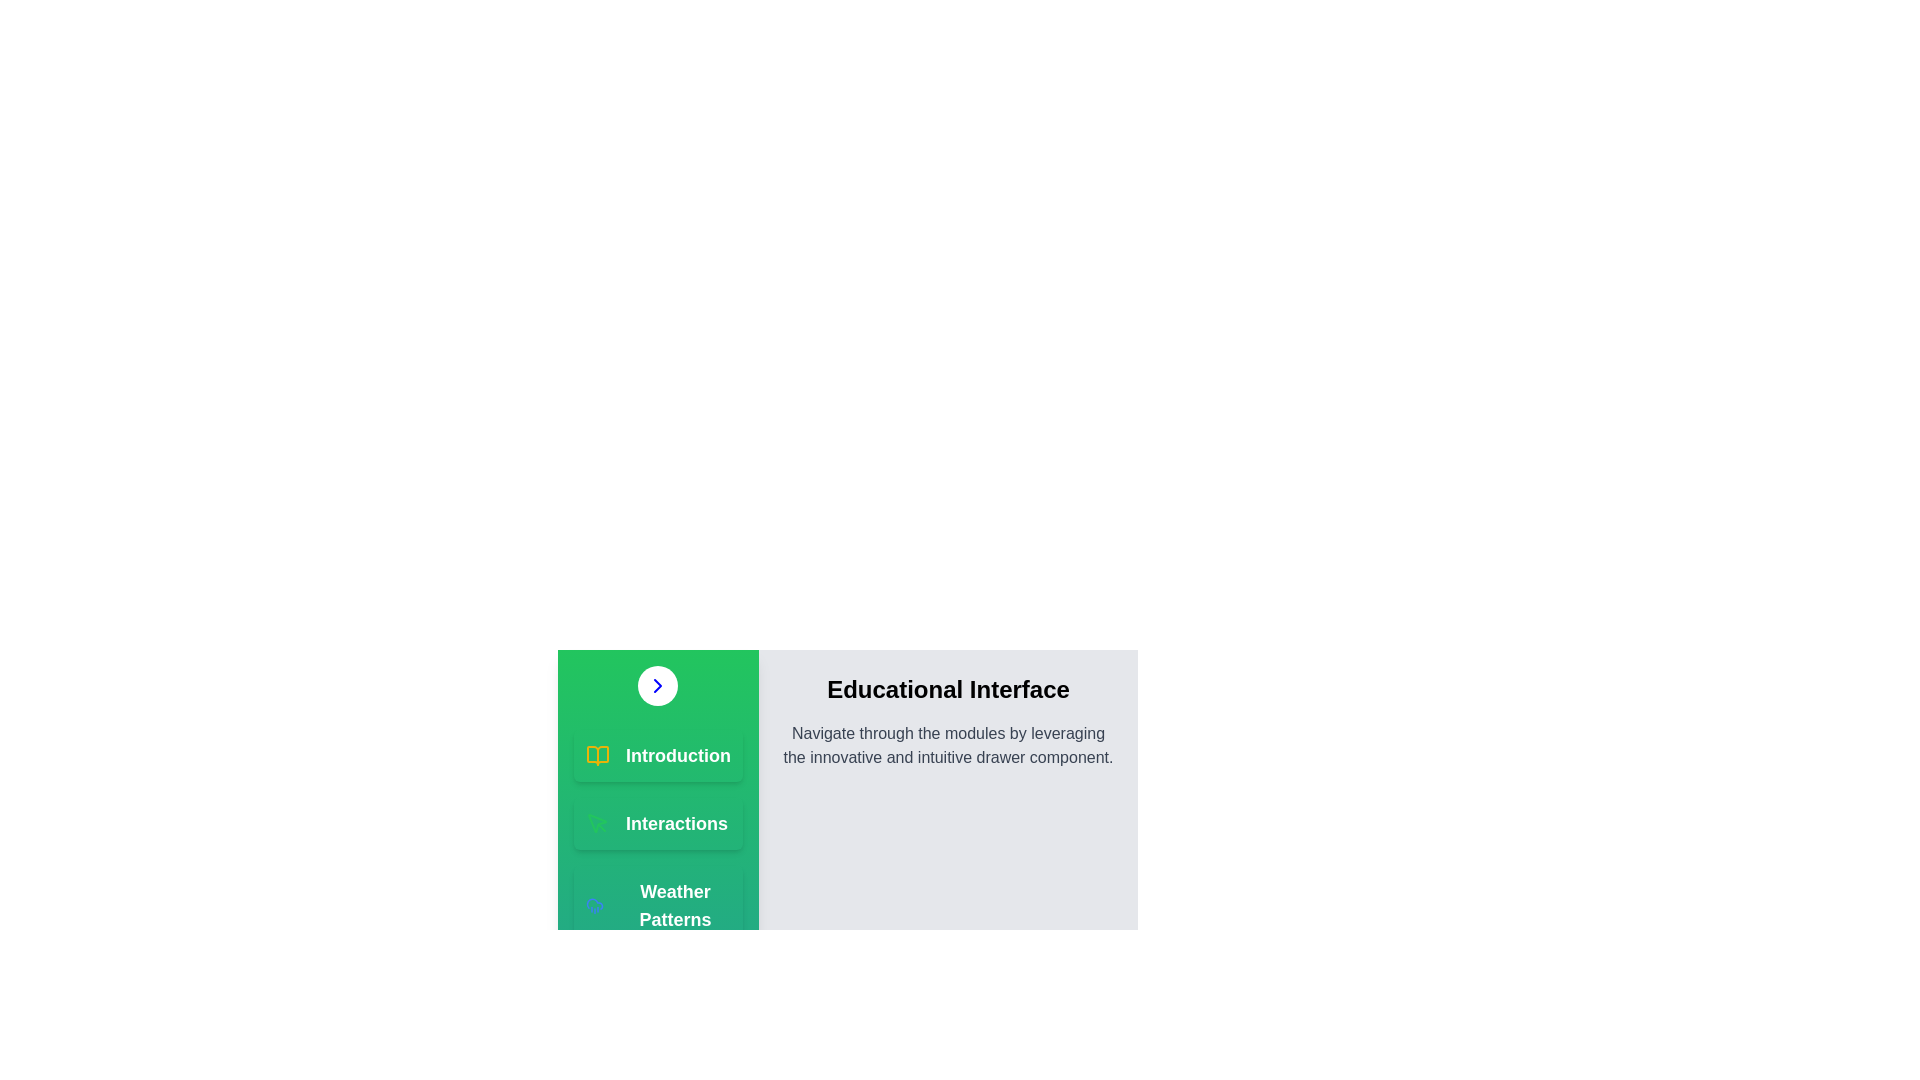 Image resolution: width=1920 pixels, height=1080 pixels. I want to click on the module Weather Patterns from the list, so click(658, 906).